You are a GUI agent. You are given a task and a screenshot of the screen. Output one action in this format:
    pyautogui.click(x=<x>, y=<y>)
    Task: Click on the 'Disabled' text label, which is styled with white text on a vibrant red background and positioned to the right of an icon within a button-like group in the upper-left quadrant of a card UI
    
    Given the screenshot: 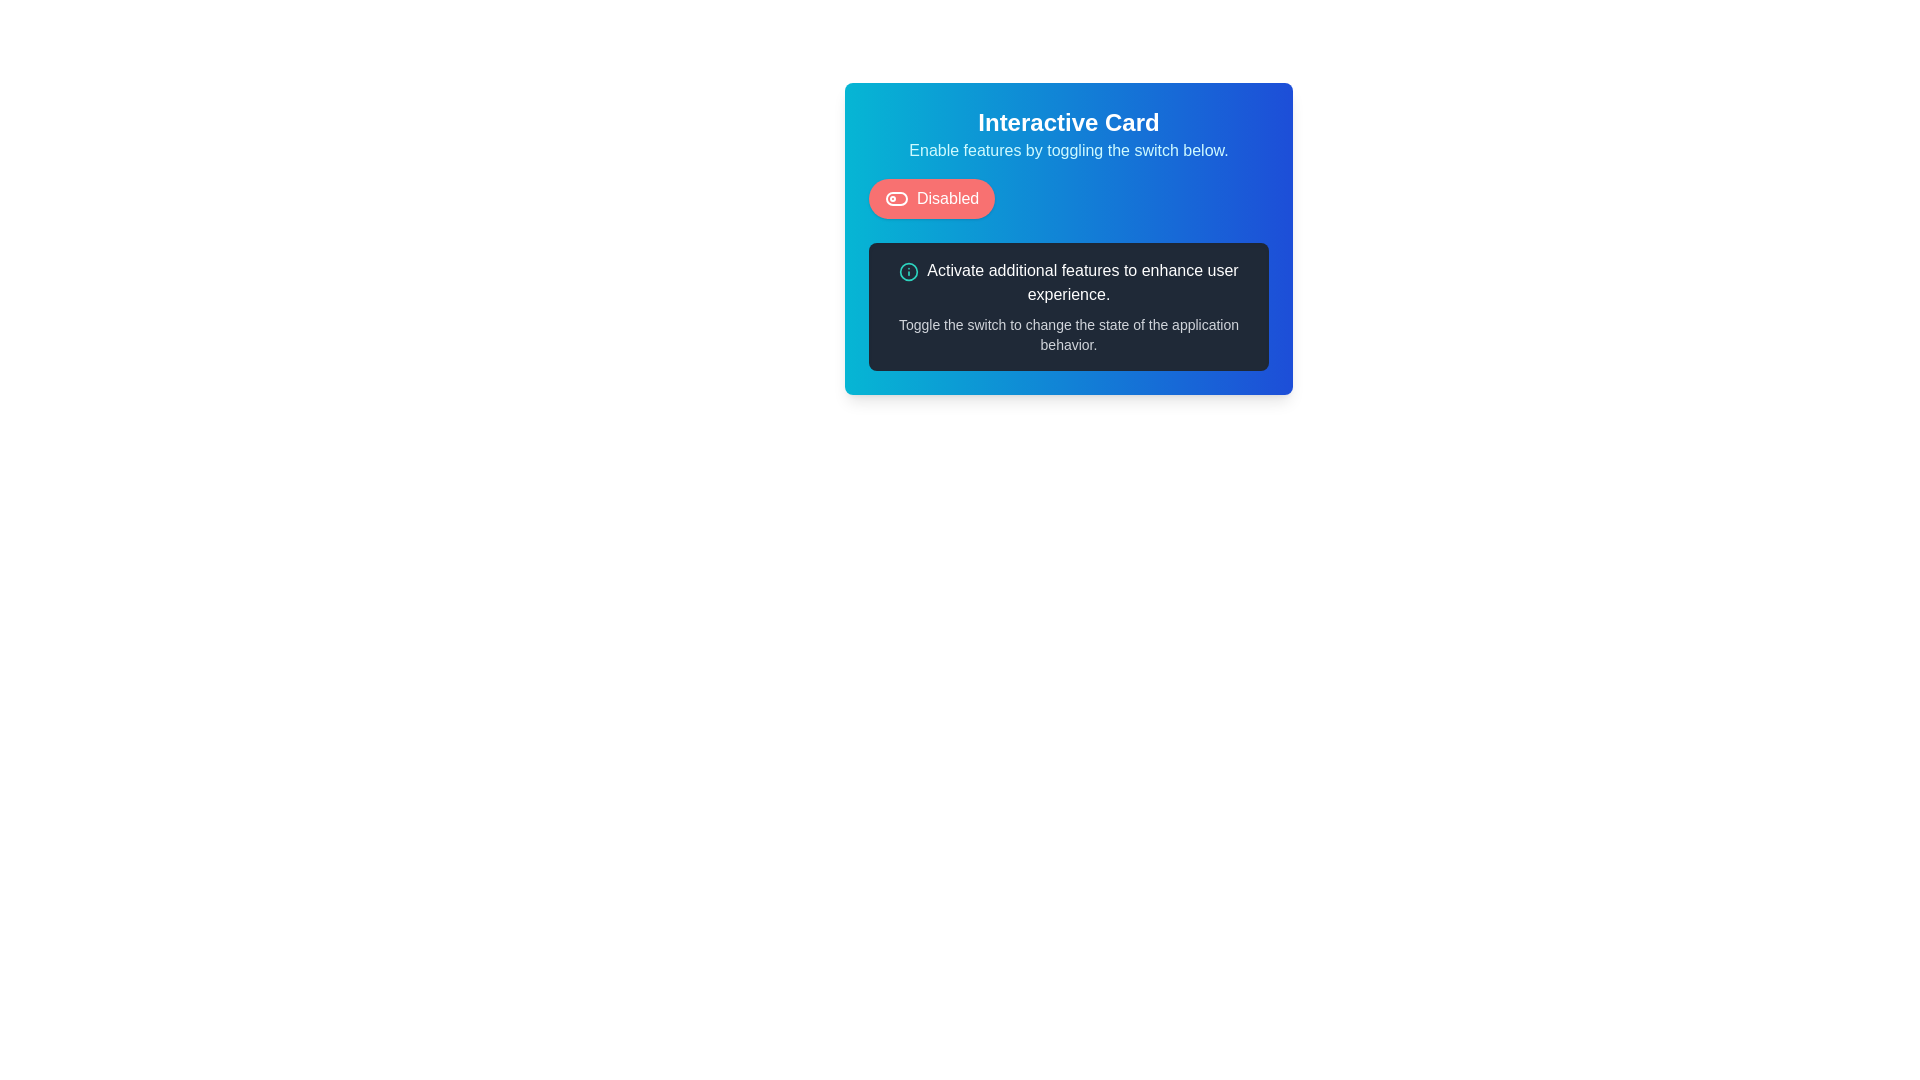 What is the action you would take?
    pyautogui.click(x=947, y=199)
    